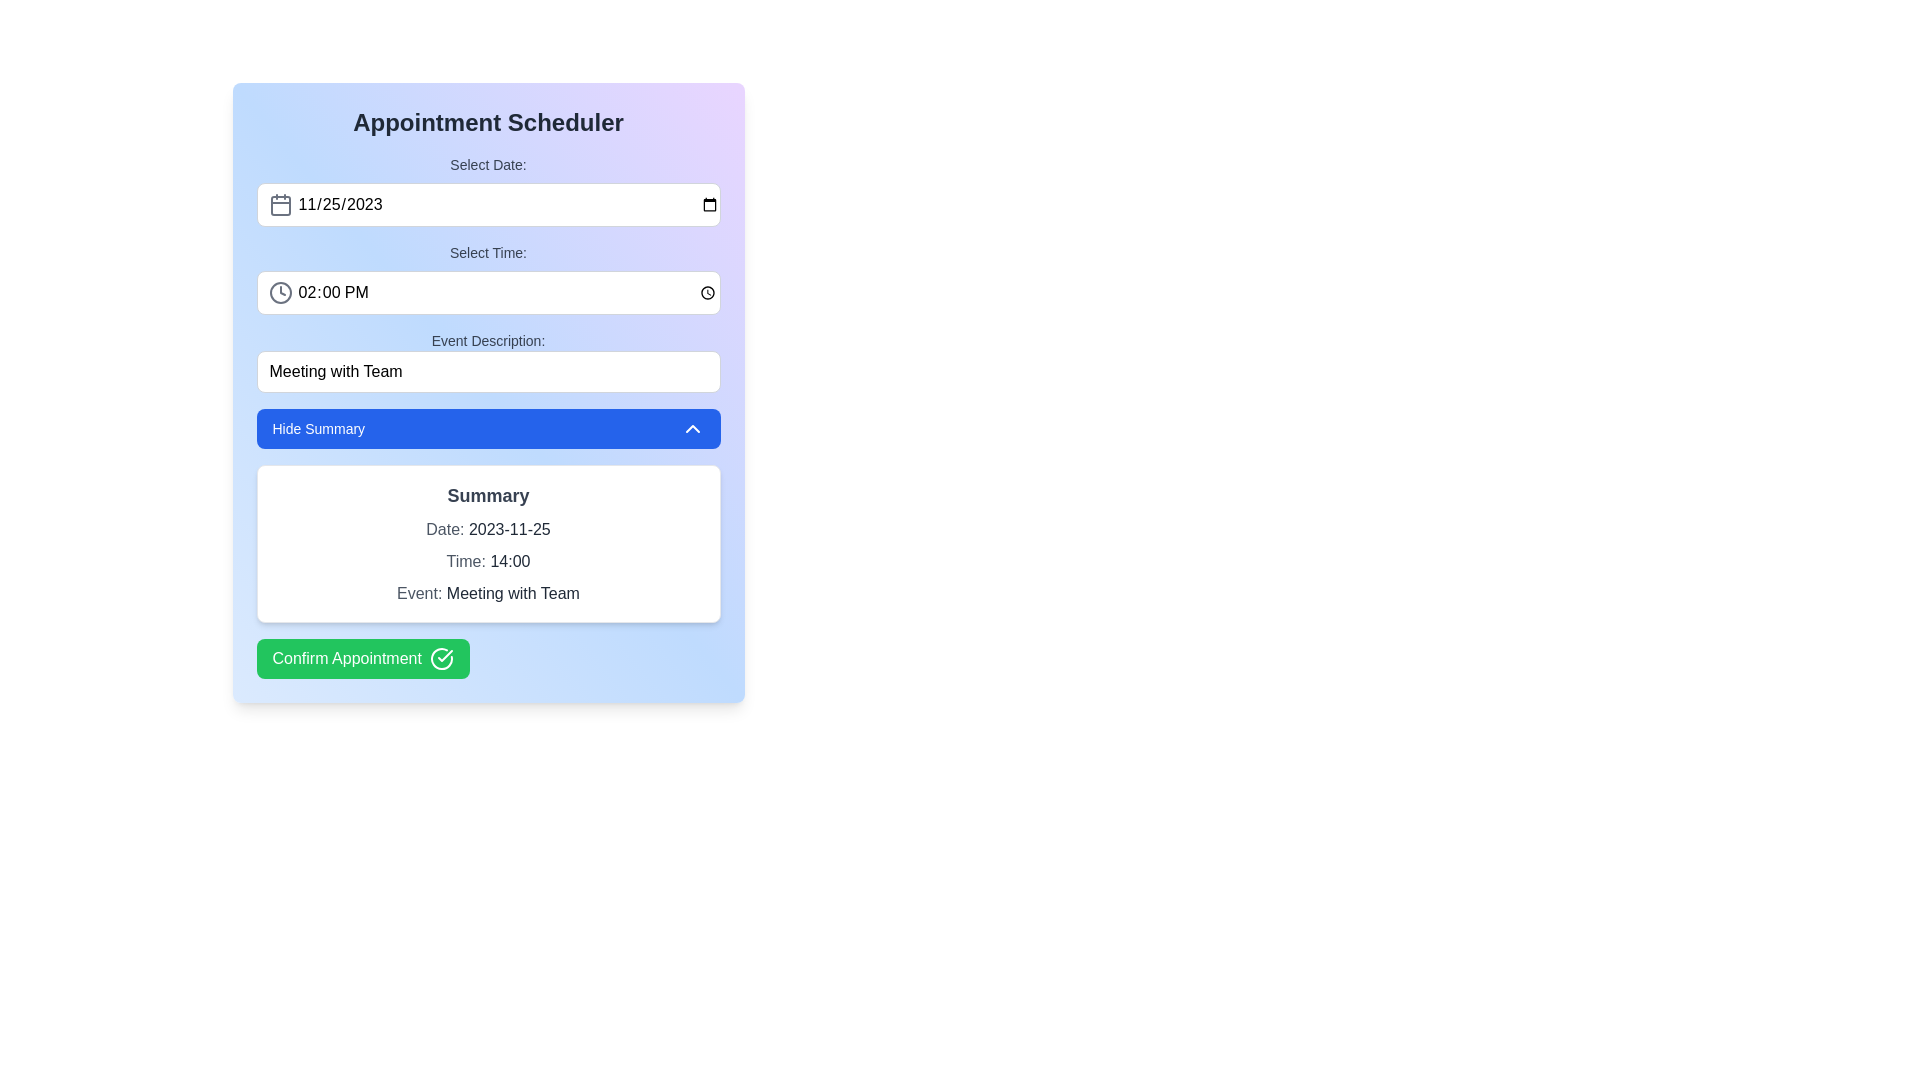  Describe the element at coordinates (510, 561) in the screenshot. I see `displayed time '14:00' from the bold text element located under the 'Time' label in the appointment summary section` at that location.